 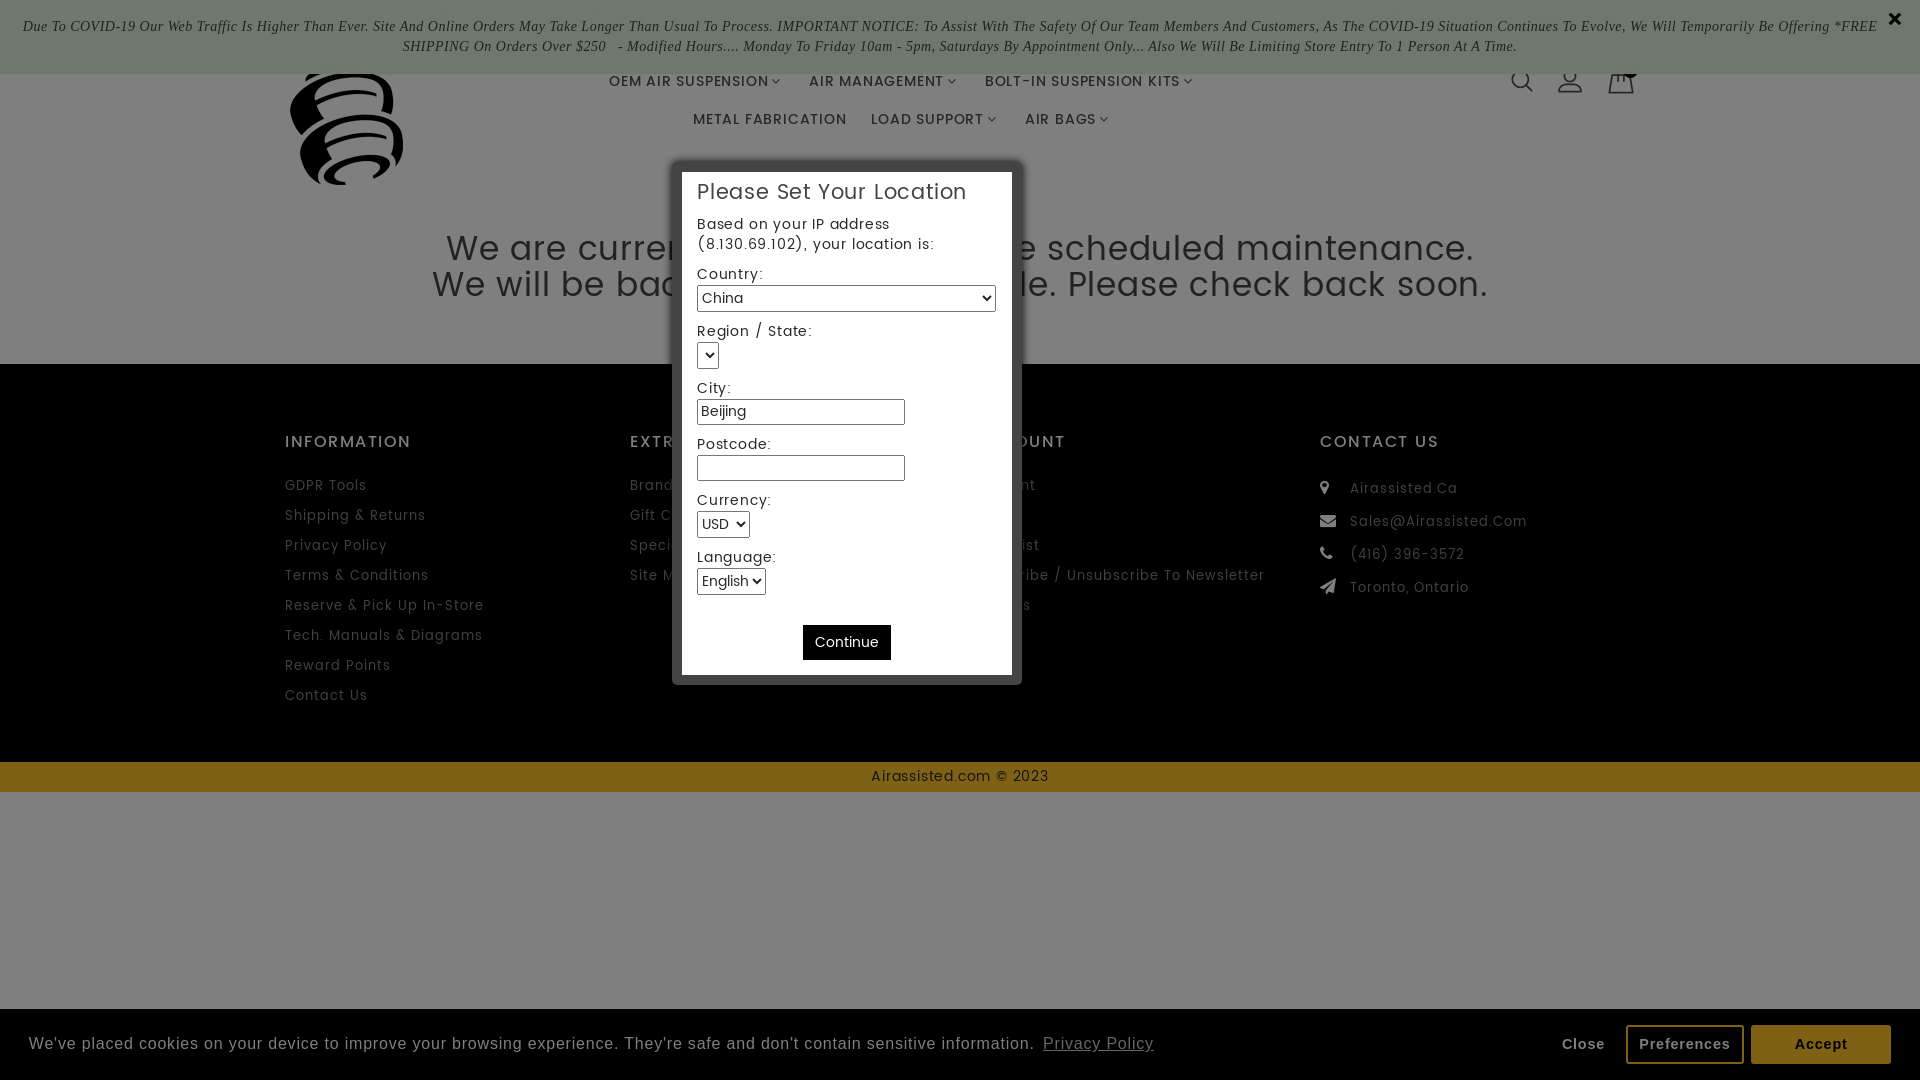 What do you see at coordinates (355, 515) in the screenshot?
I see `'Shipping & Returns'` at bounding box center [355, 515].